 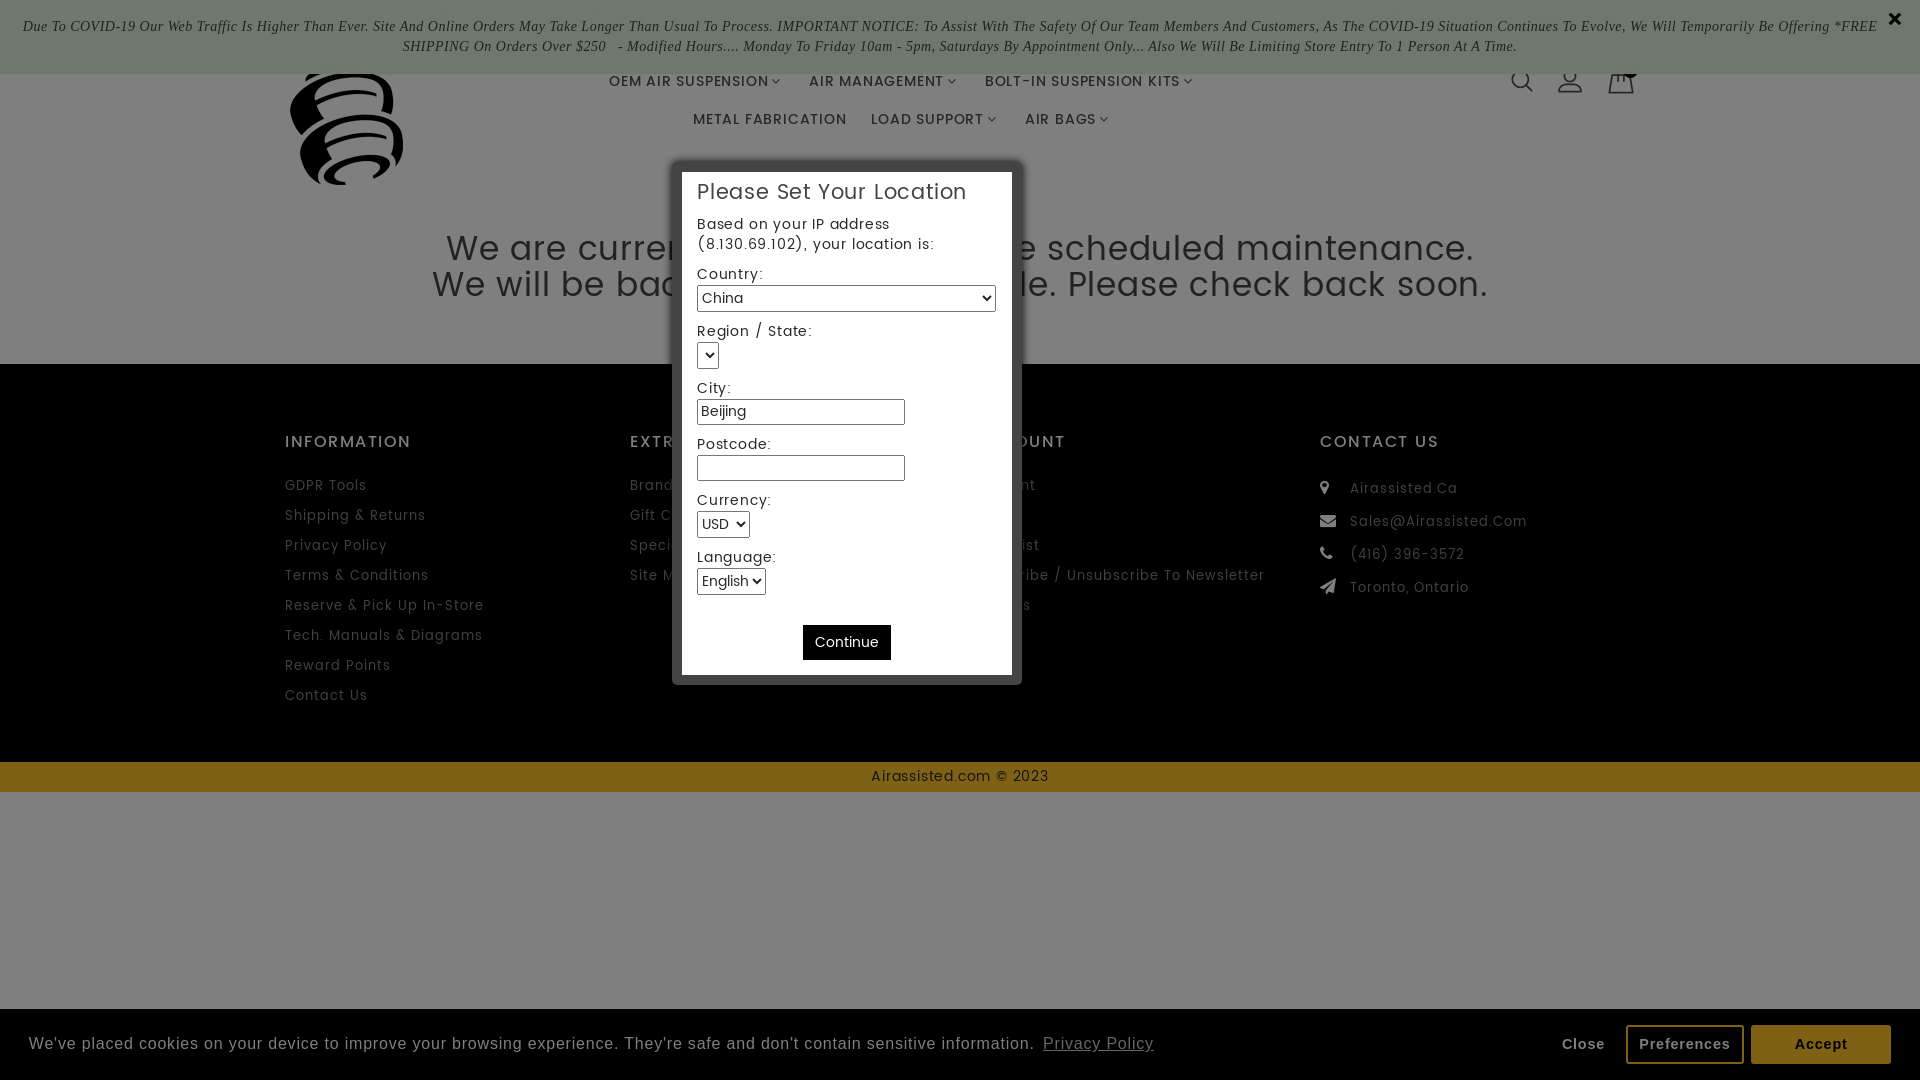 What do you see at coordinates (355, 515) in the screenshot?
I see `'Shipping & Returns'` at bounding box center [355, 515].